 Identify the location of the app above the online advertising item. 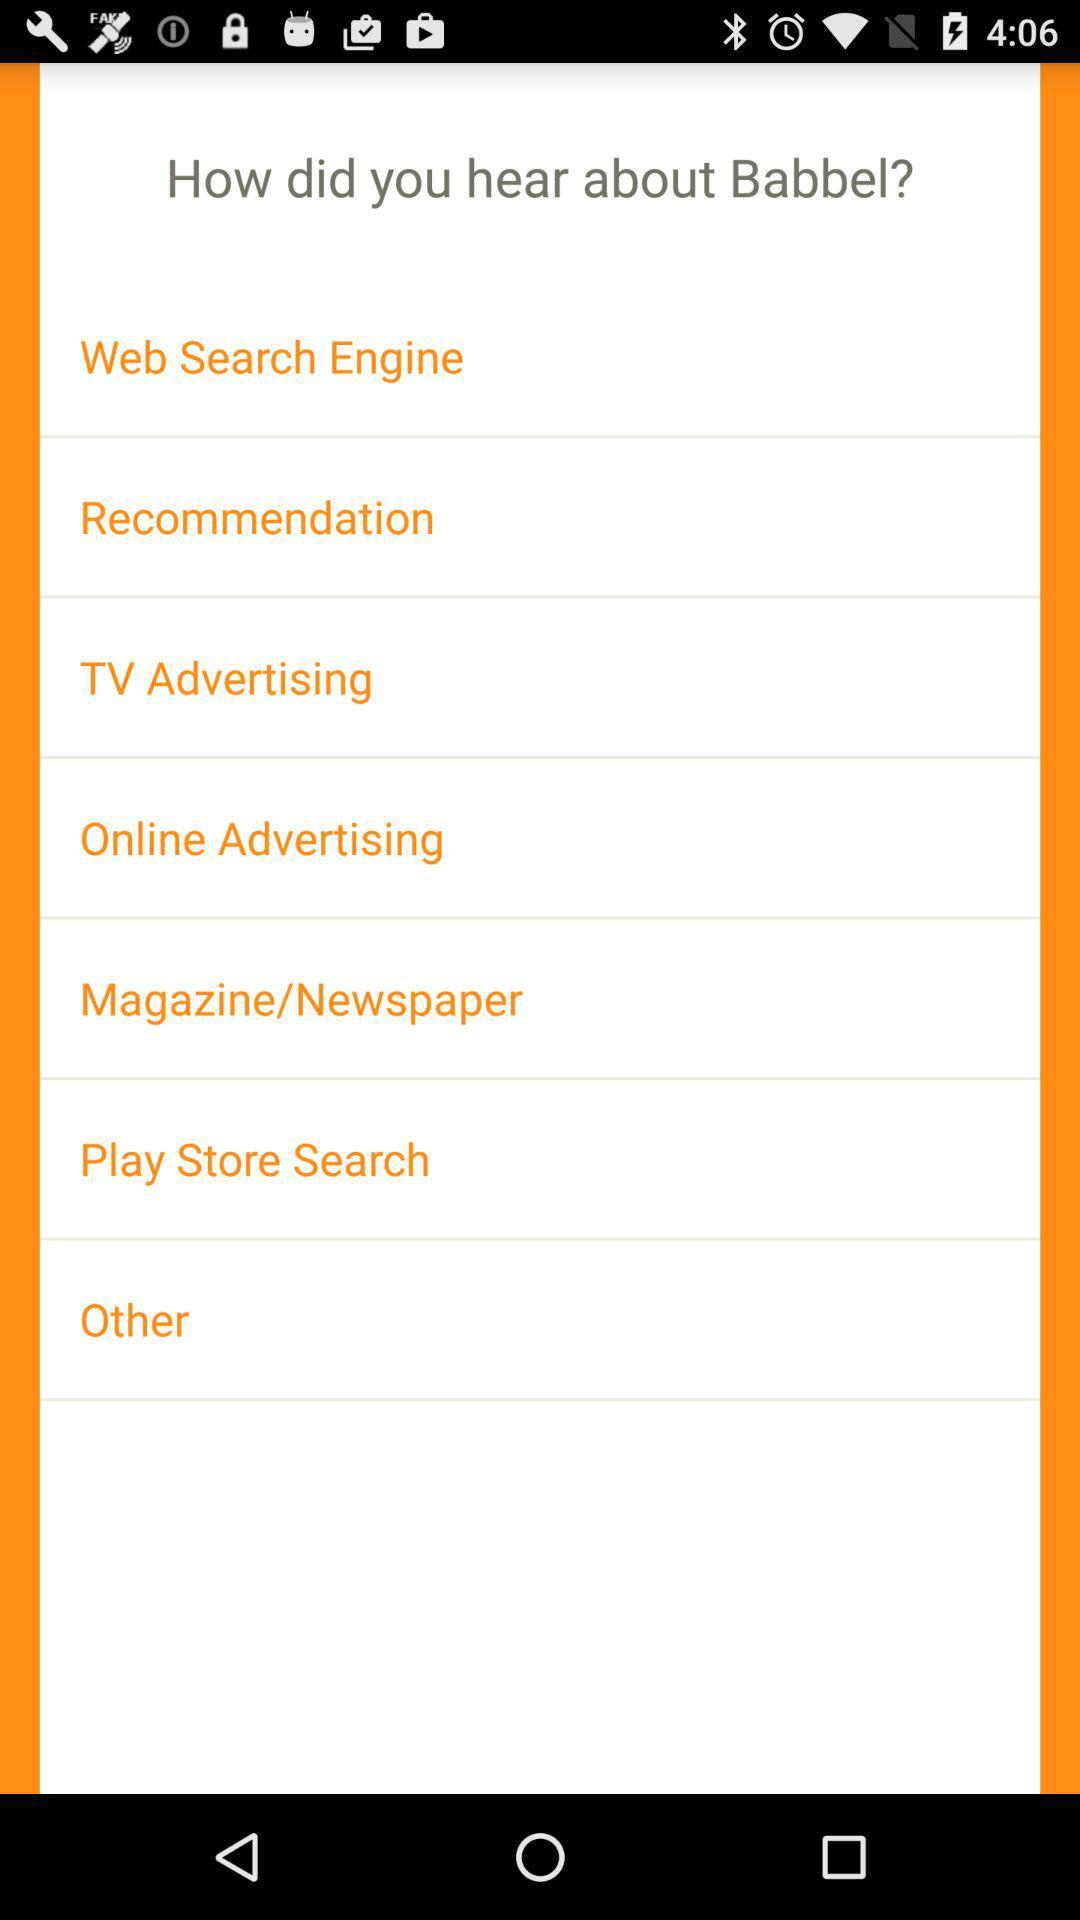
(540, 677).